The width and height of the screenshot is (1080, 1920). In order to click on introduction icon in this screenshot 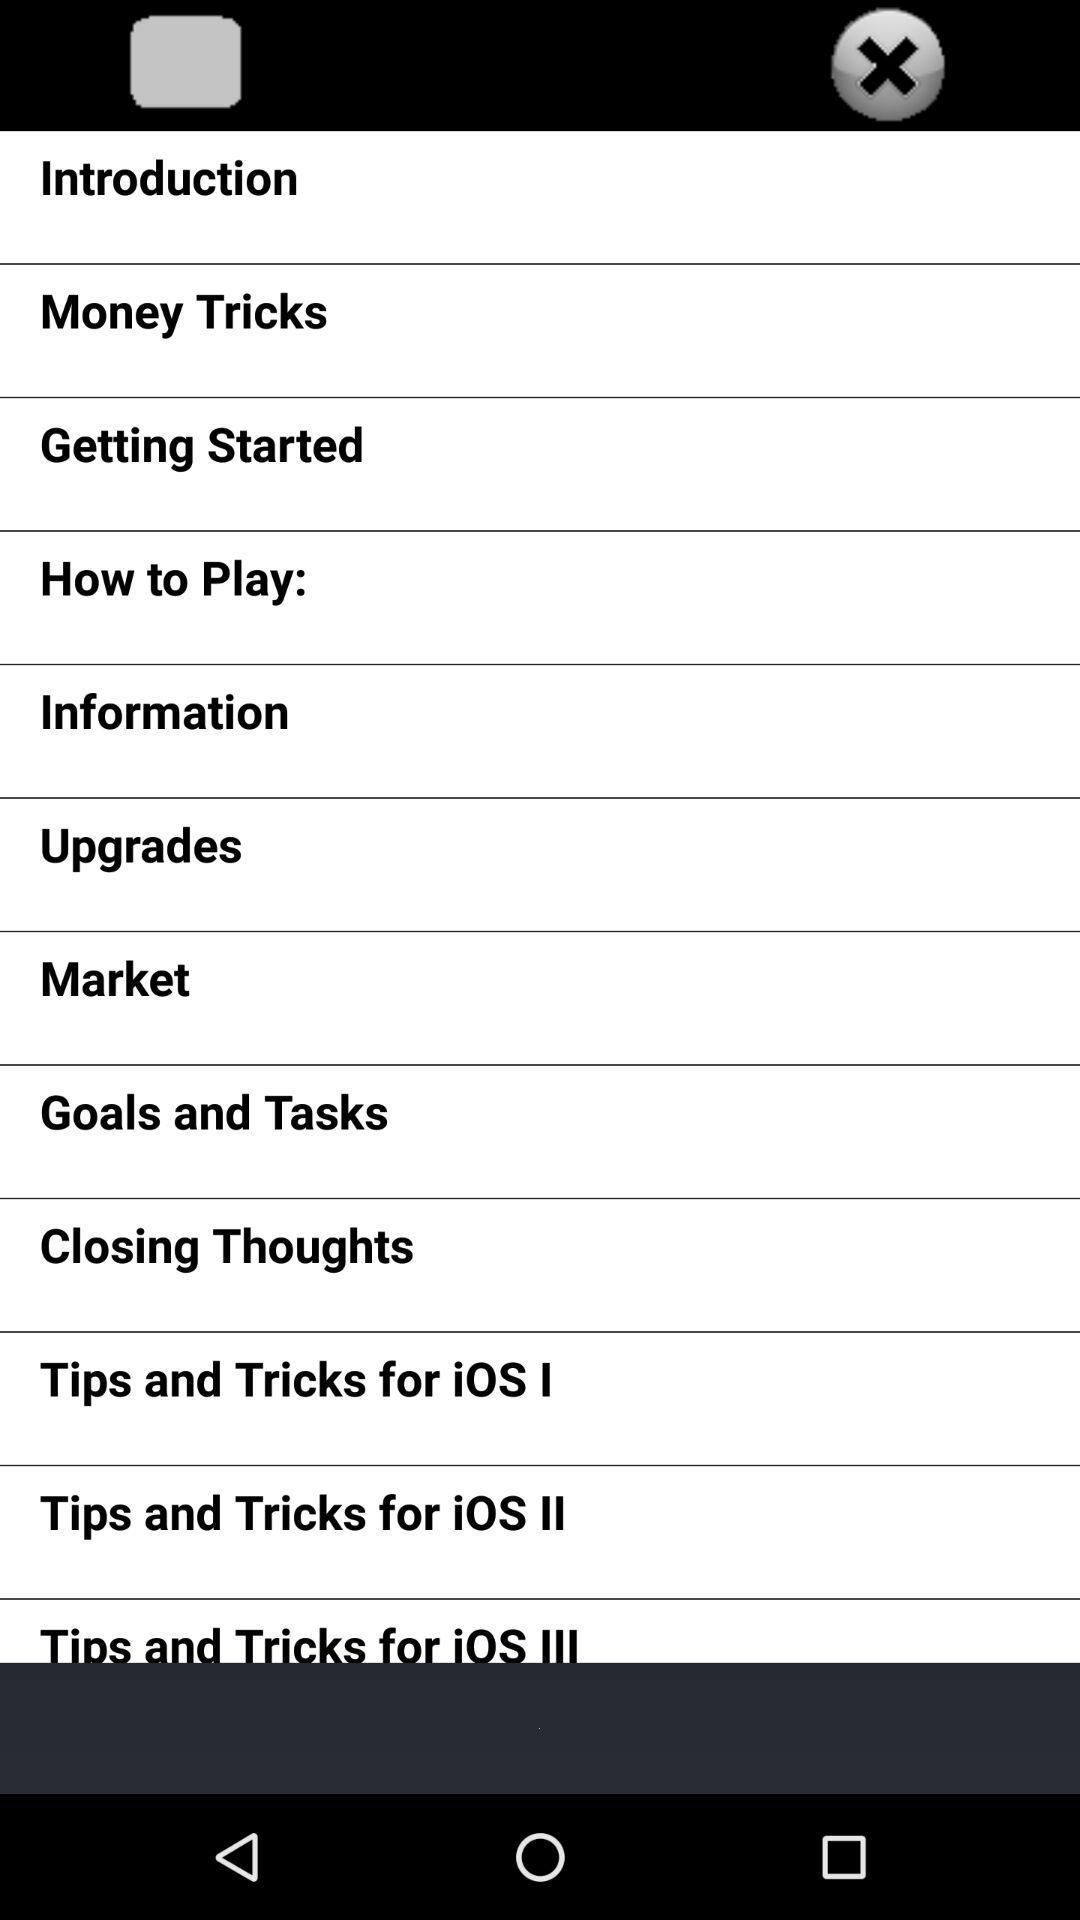, I will do `click(168, 184)`.